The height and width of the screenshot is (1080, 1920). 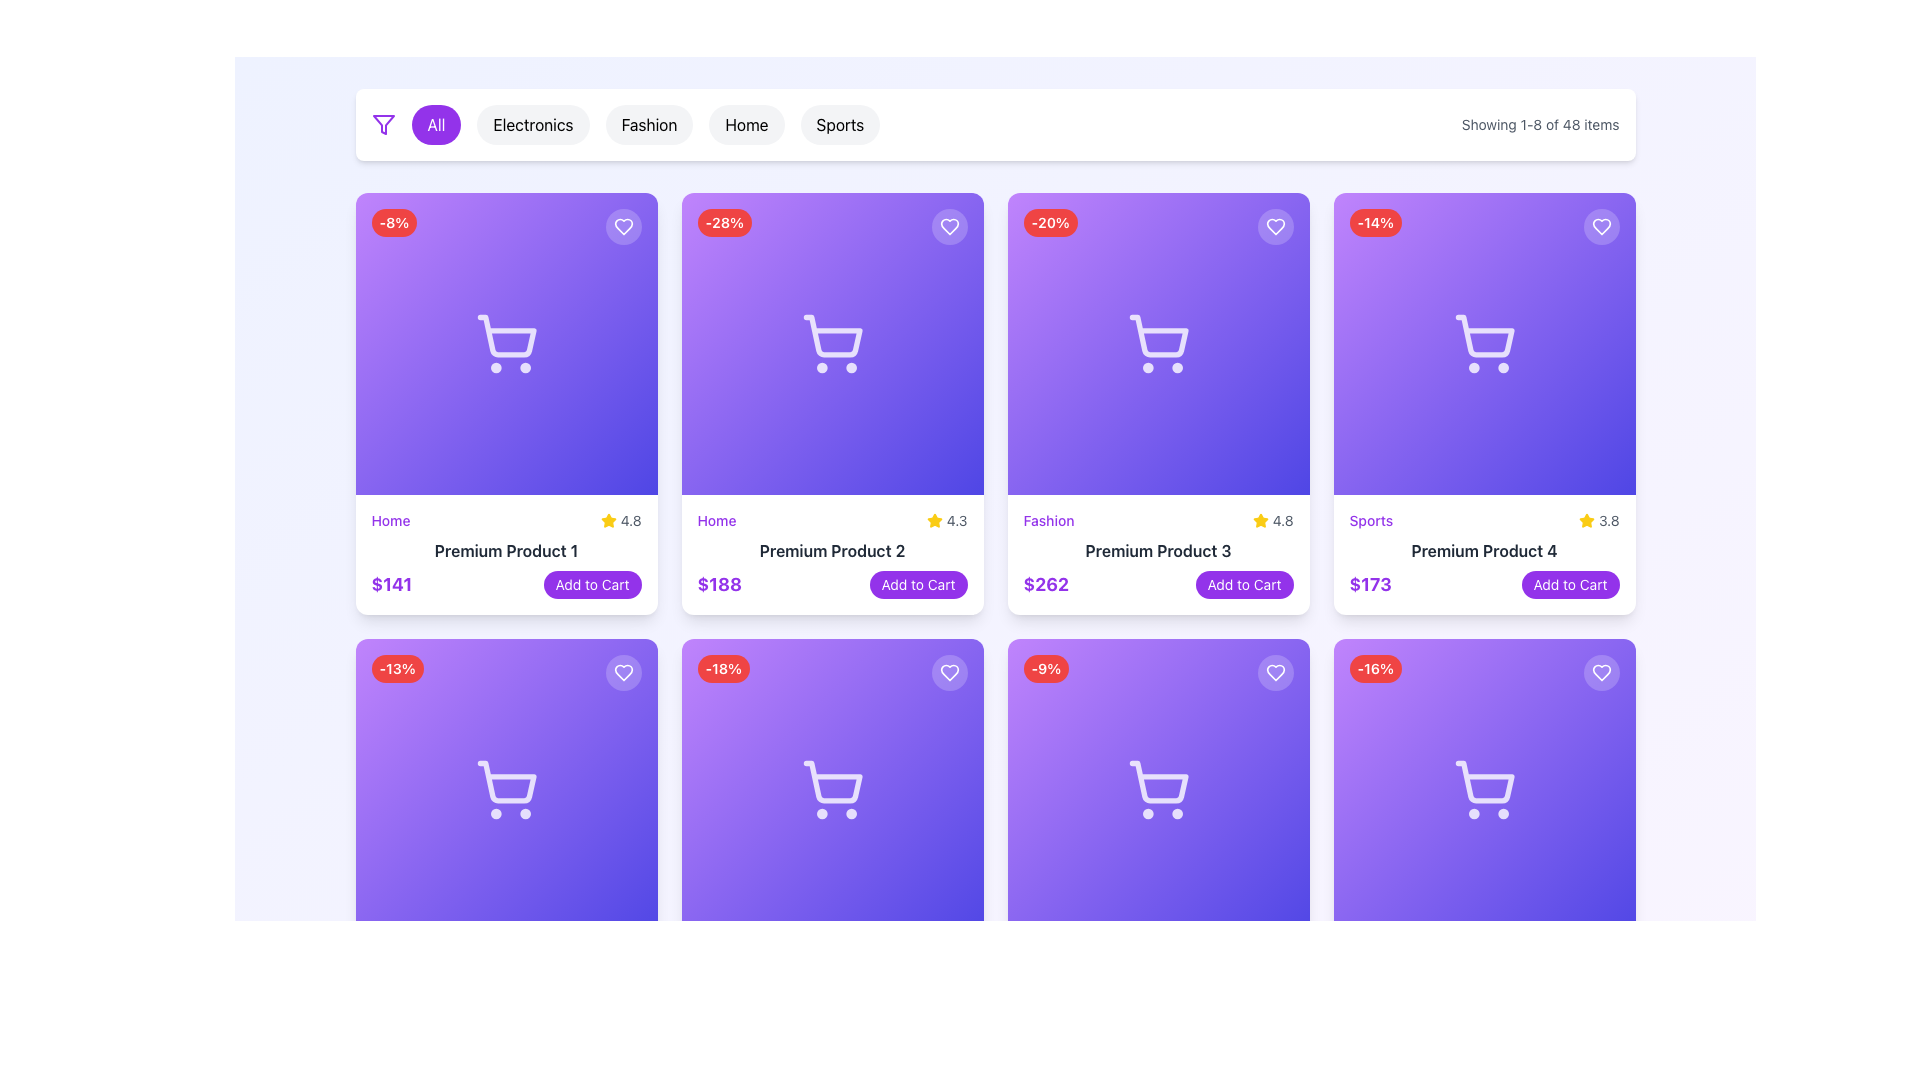 I want to click on the Product card located in the third column of the first row, so click(x=1158, y=555).